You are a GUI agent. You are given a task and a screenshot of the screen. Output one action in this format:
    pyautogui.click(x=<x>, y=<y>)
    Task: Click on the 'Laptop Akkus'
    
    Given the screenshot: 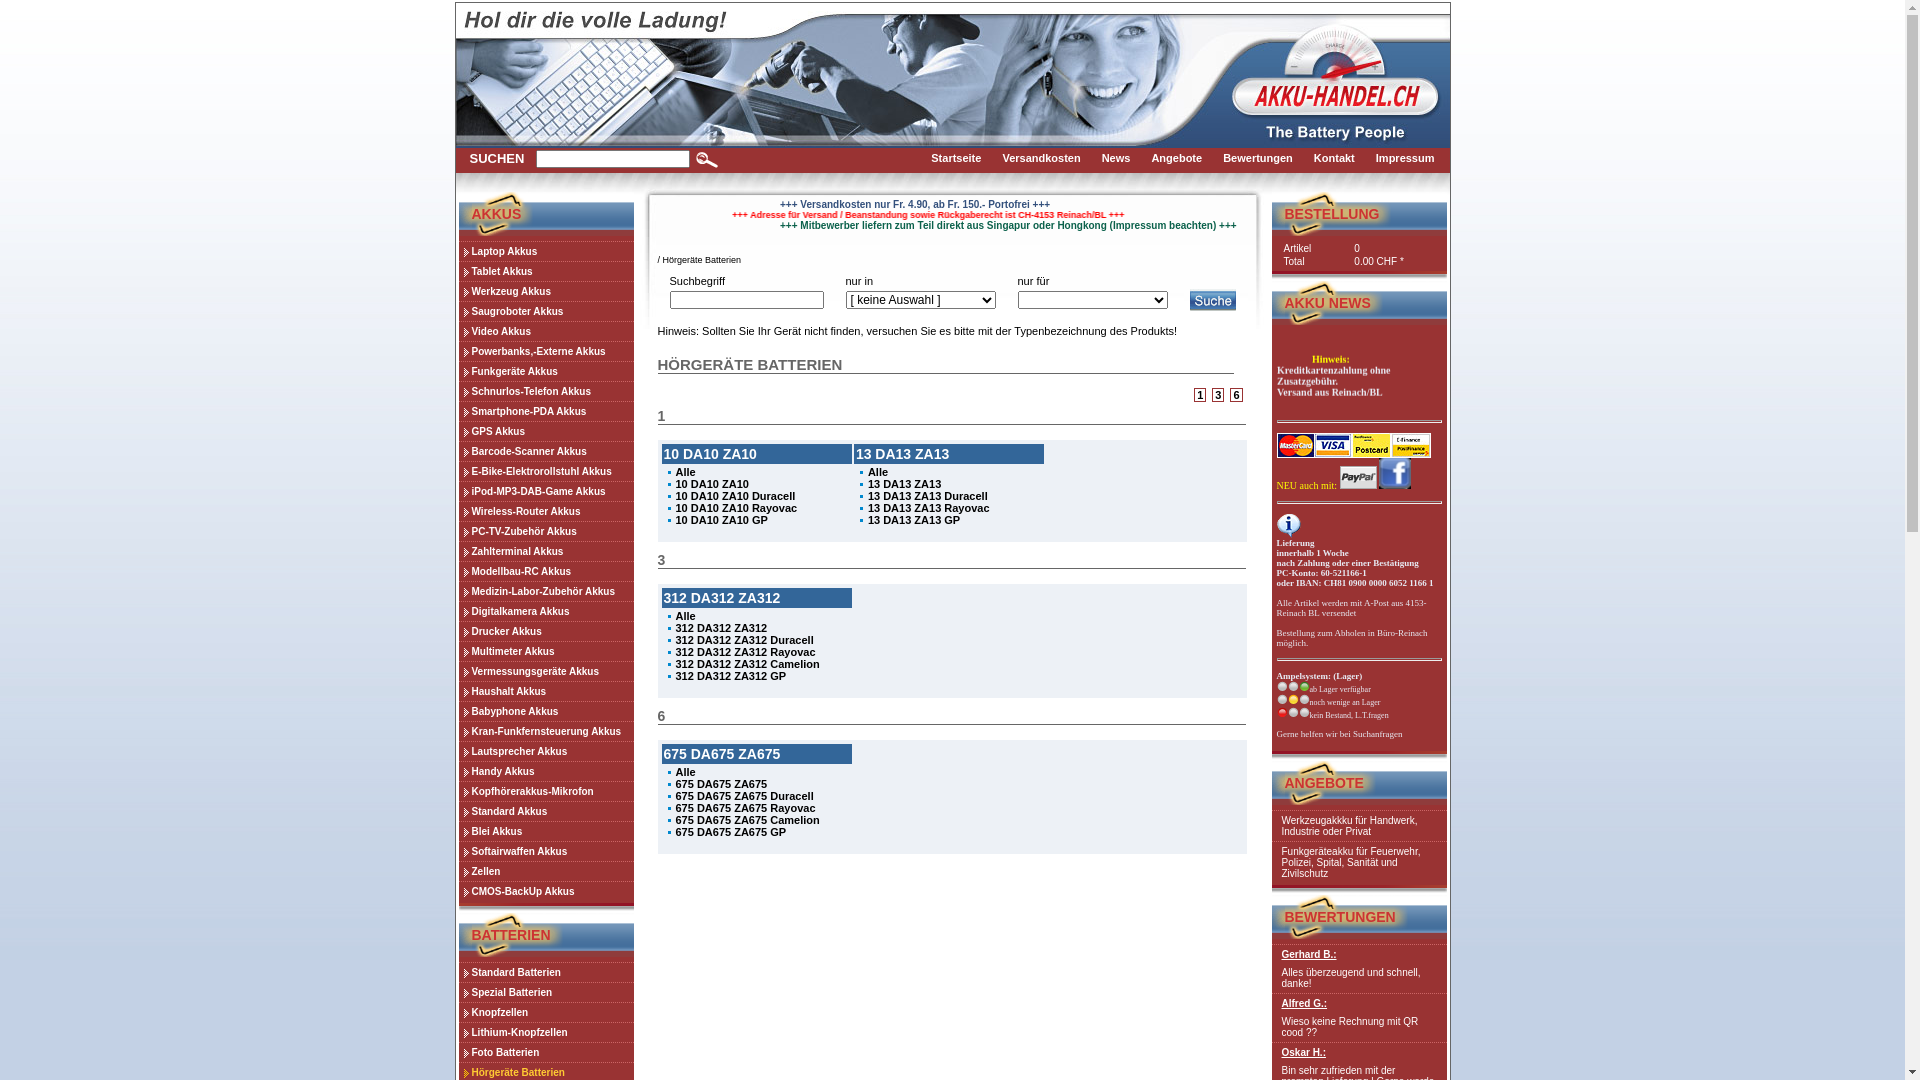 What is the action you would take?
    pyautogui.click(x=456, y=249)
    